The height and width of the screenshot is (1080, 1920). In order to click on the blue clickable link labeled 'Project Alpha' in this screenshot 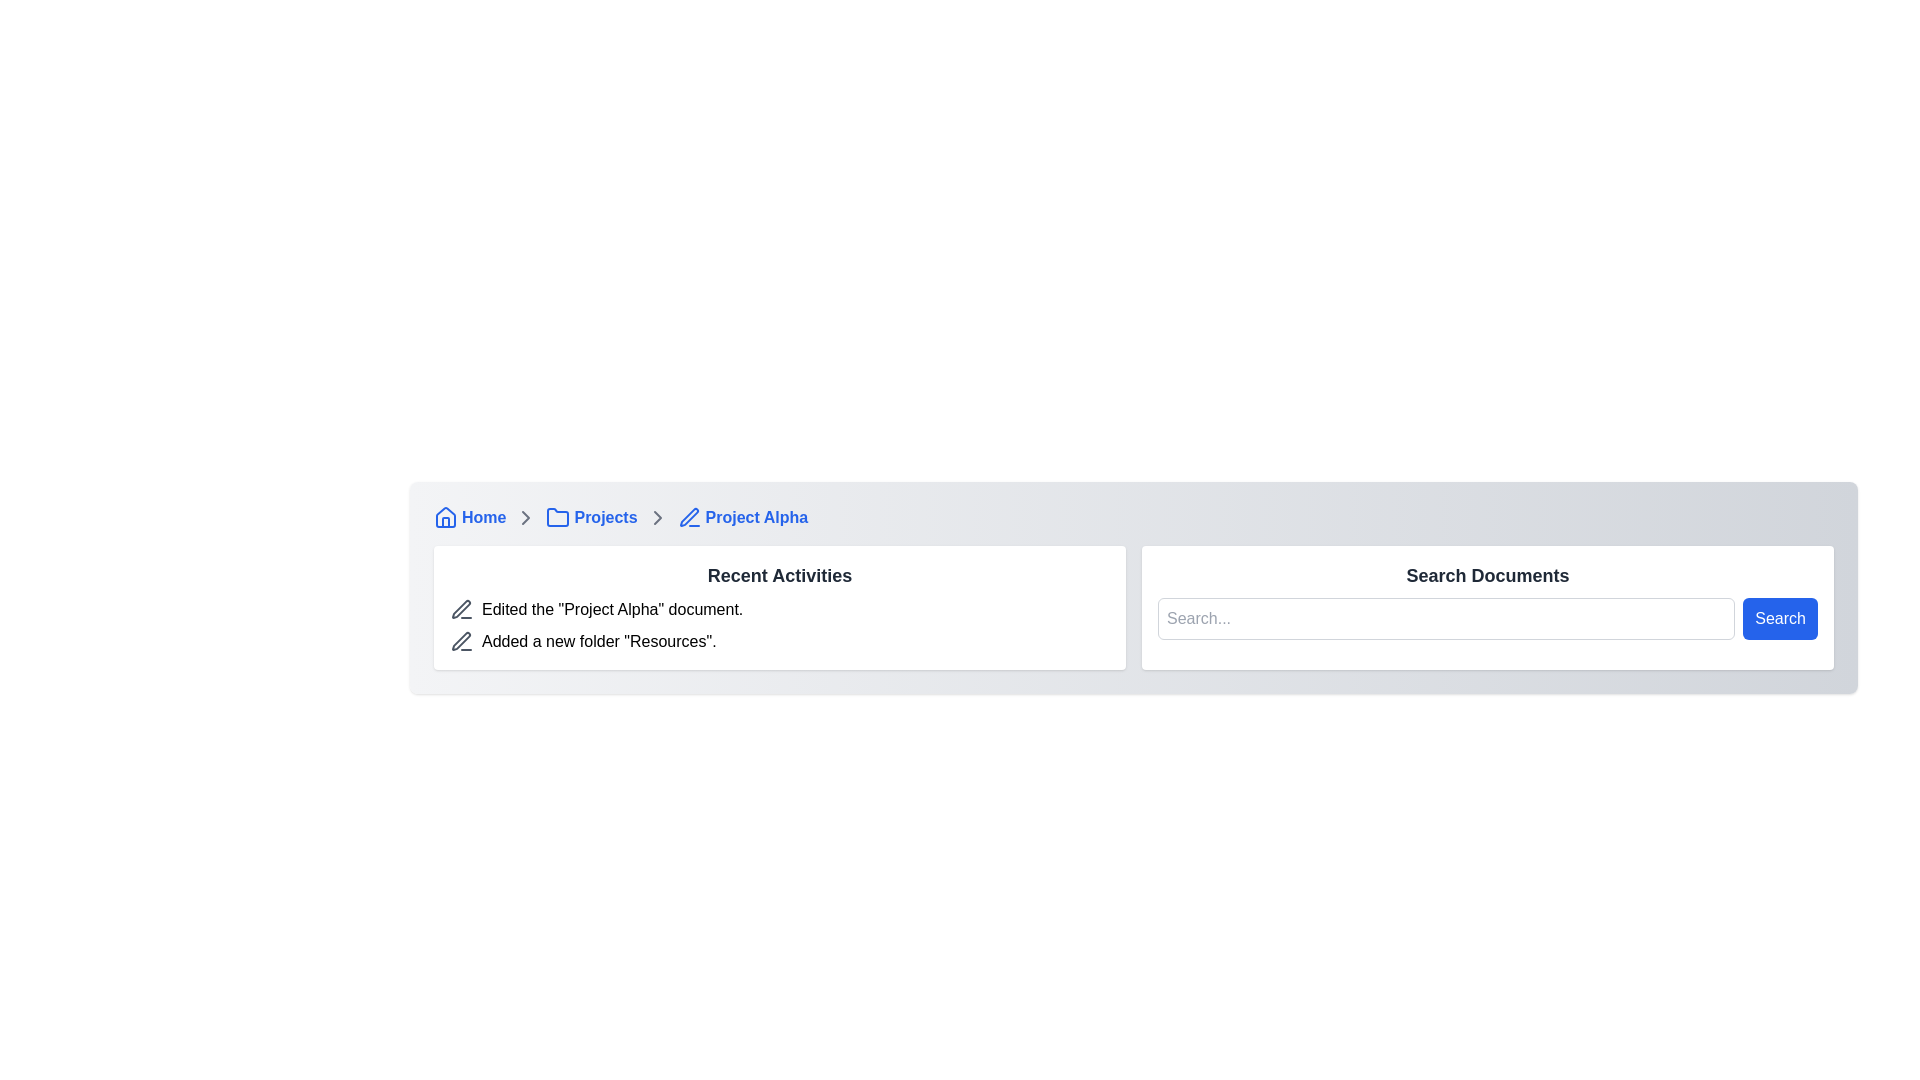, I will do `click(741, 516)`.